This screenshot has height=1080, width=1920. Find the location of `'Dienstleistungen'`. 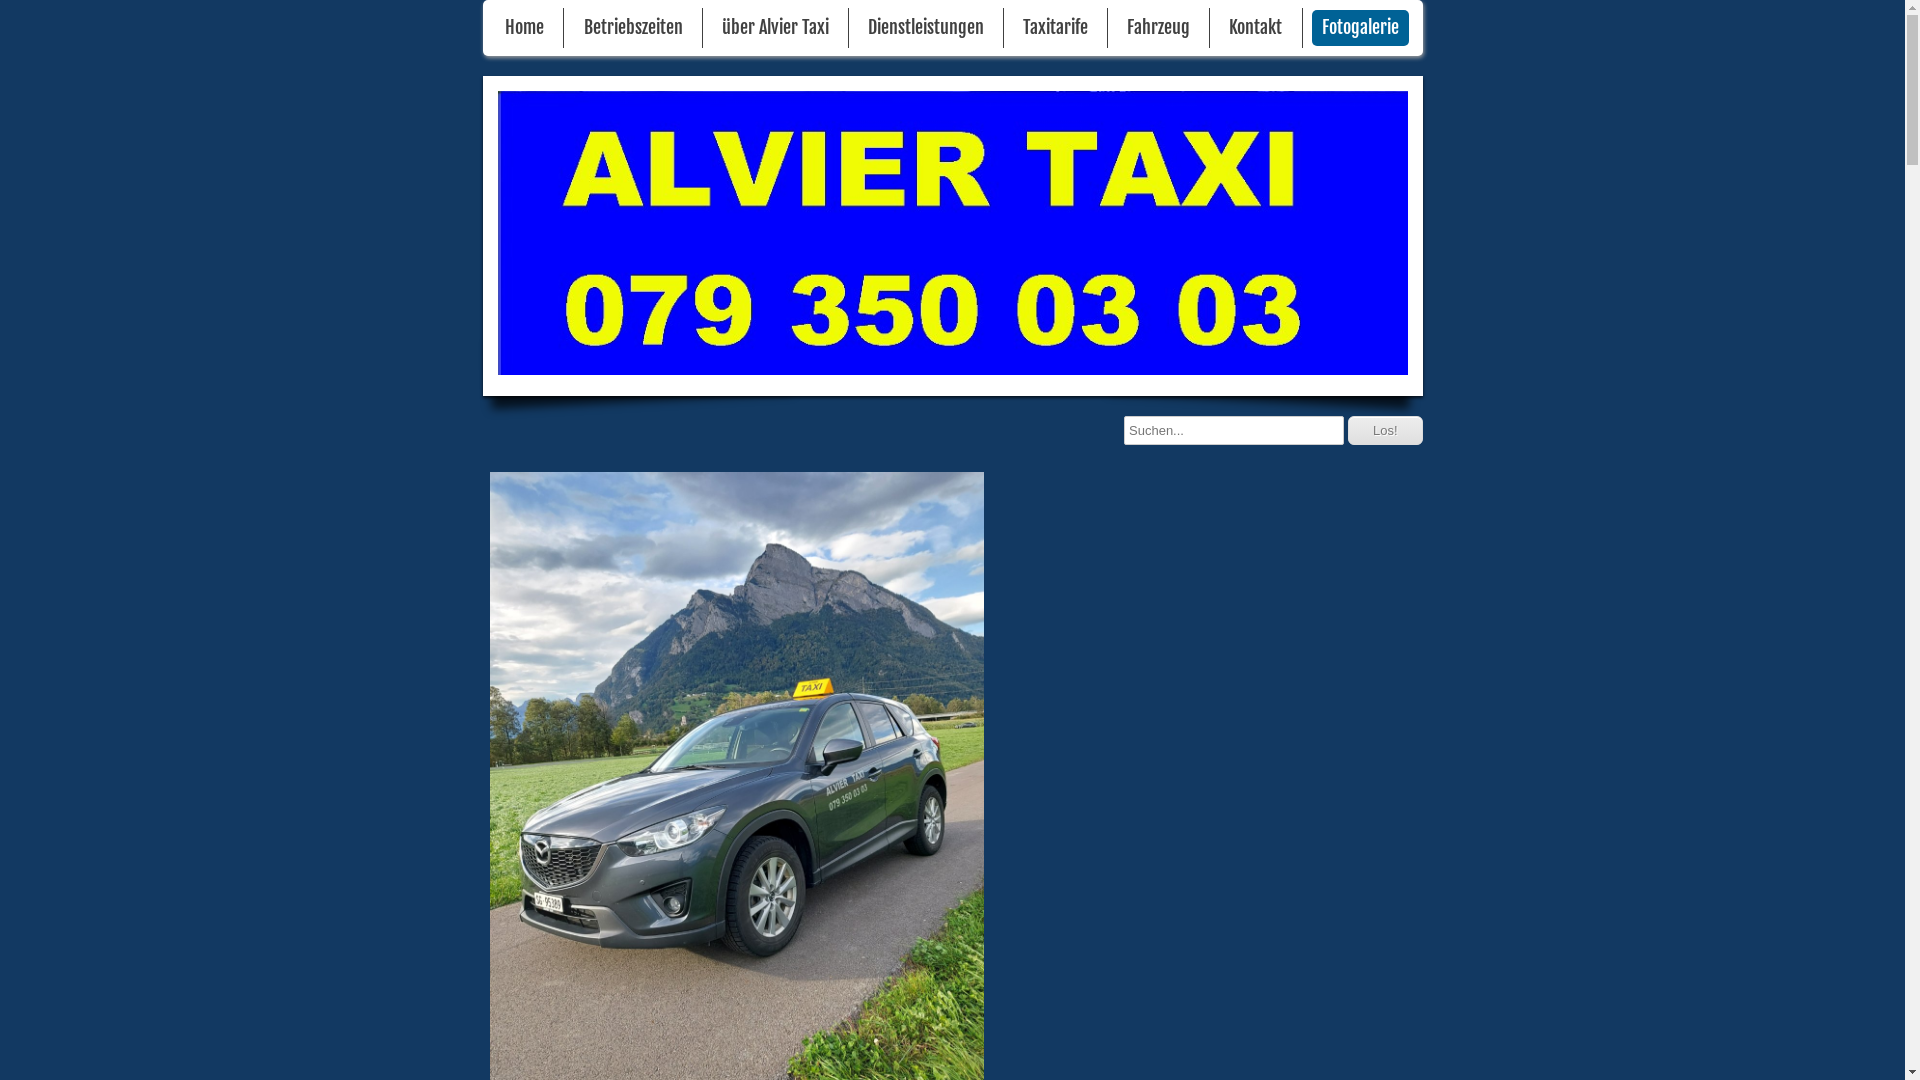

'Dienstleistungen' is located at coordinates (925, 27).